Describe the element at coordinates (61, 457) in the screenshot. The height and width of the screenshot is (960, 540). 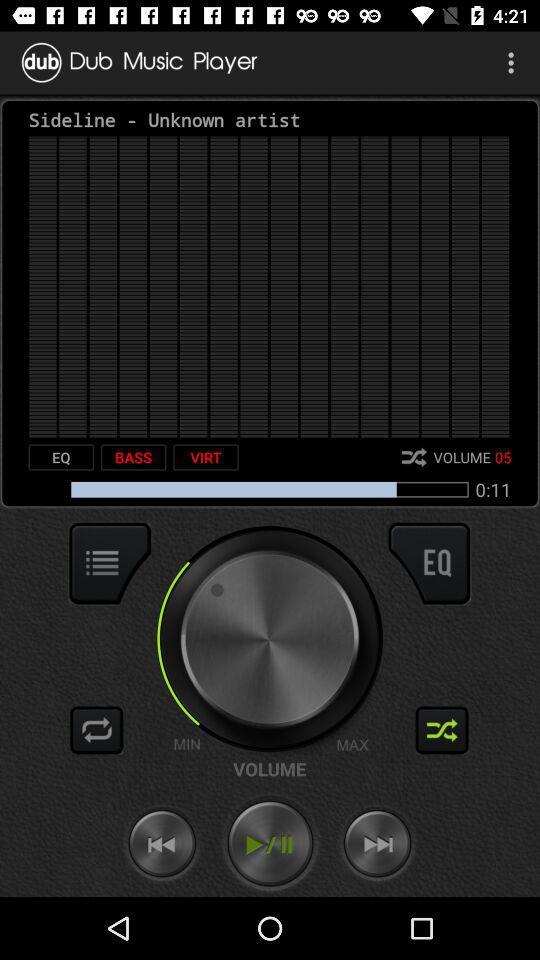
I see `eq   icon` at that location.